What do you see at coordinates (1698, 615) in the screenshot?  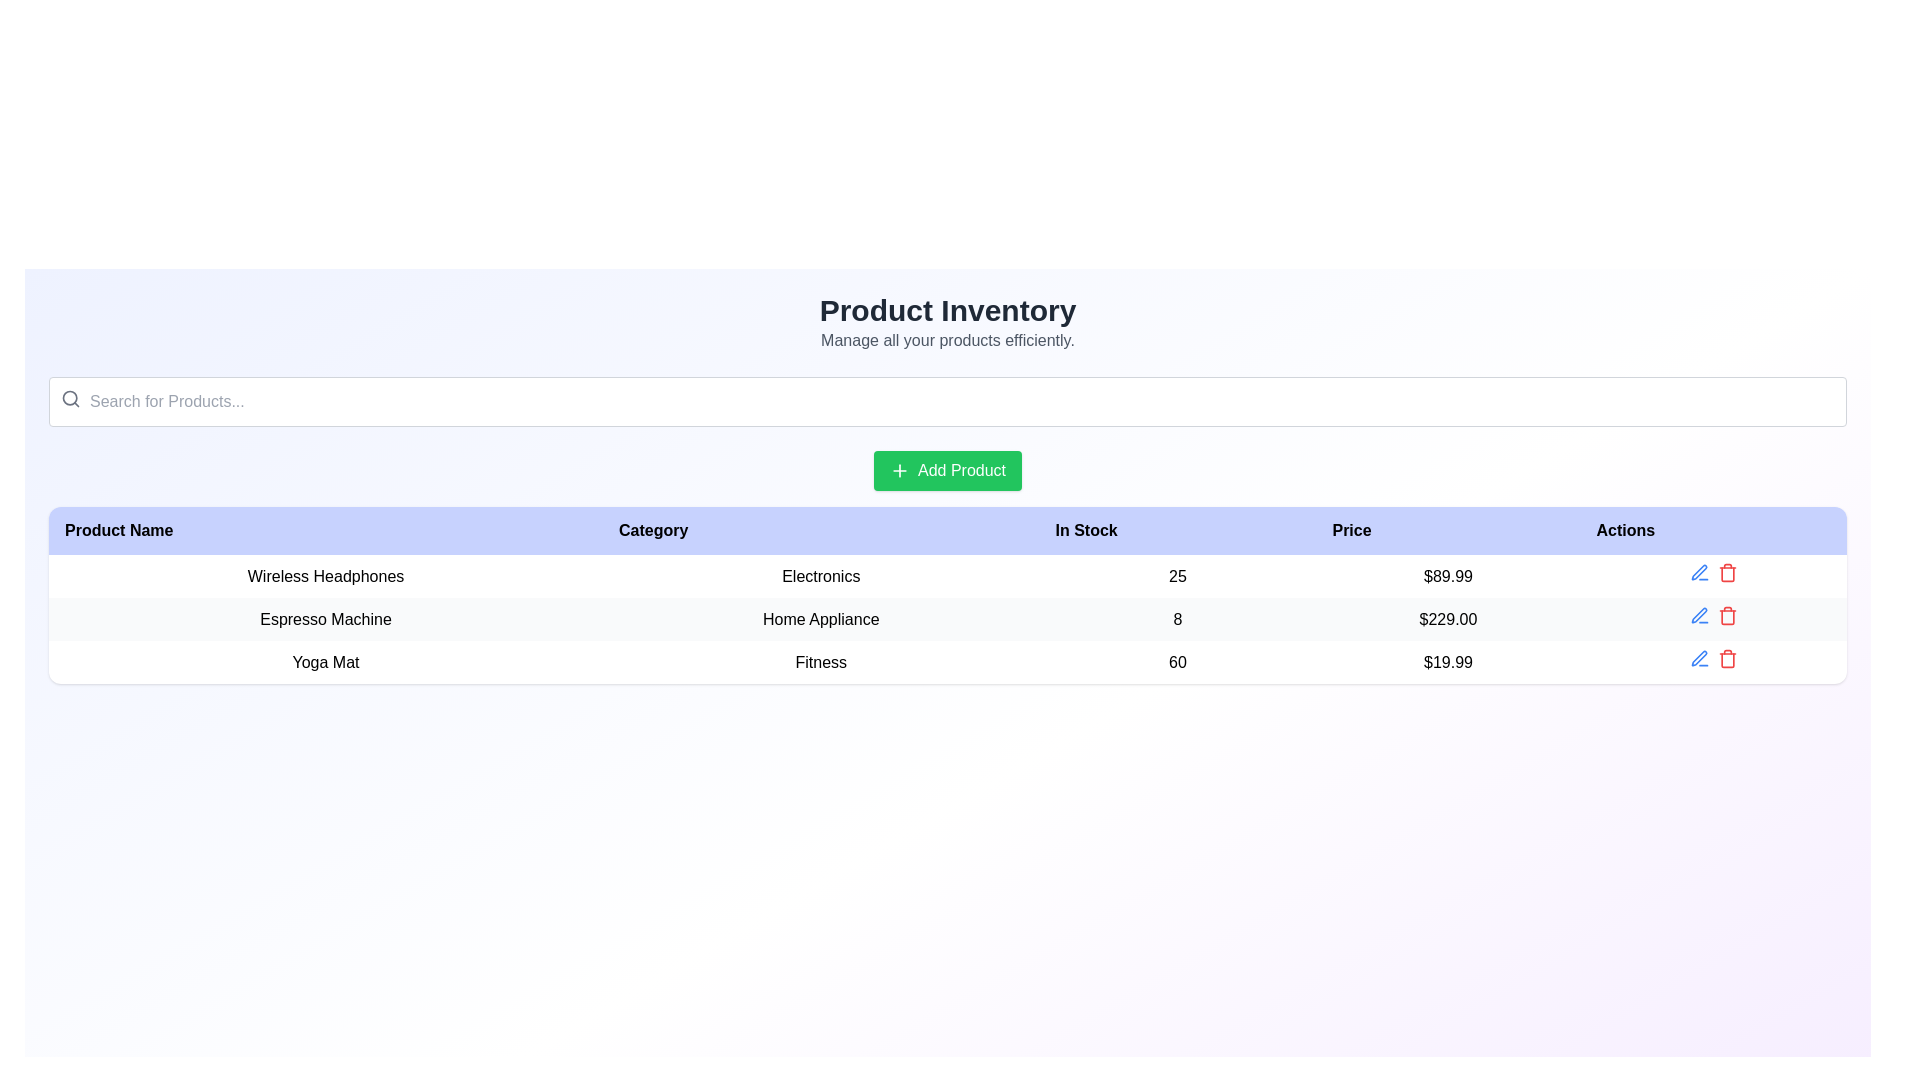 I see `the blue-colored clickable pen icon in the 'Actions' column of the 'Espresso Machine' row` at bounding box center [1698, 615].